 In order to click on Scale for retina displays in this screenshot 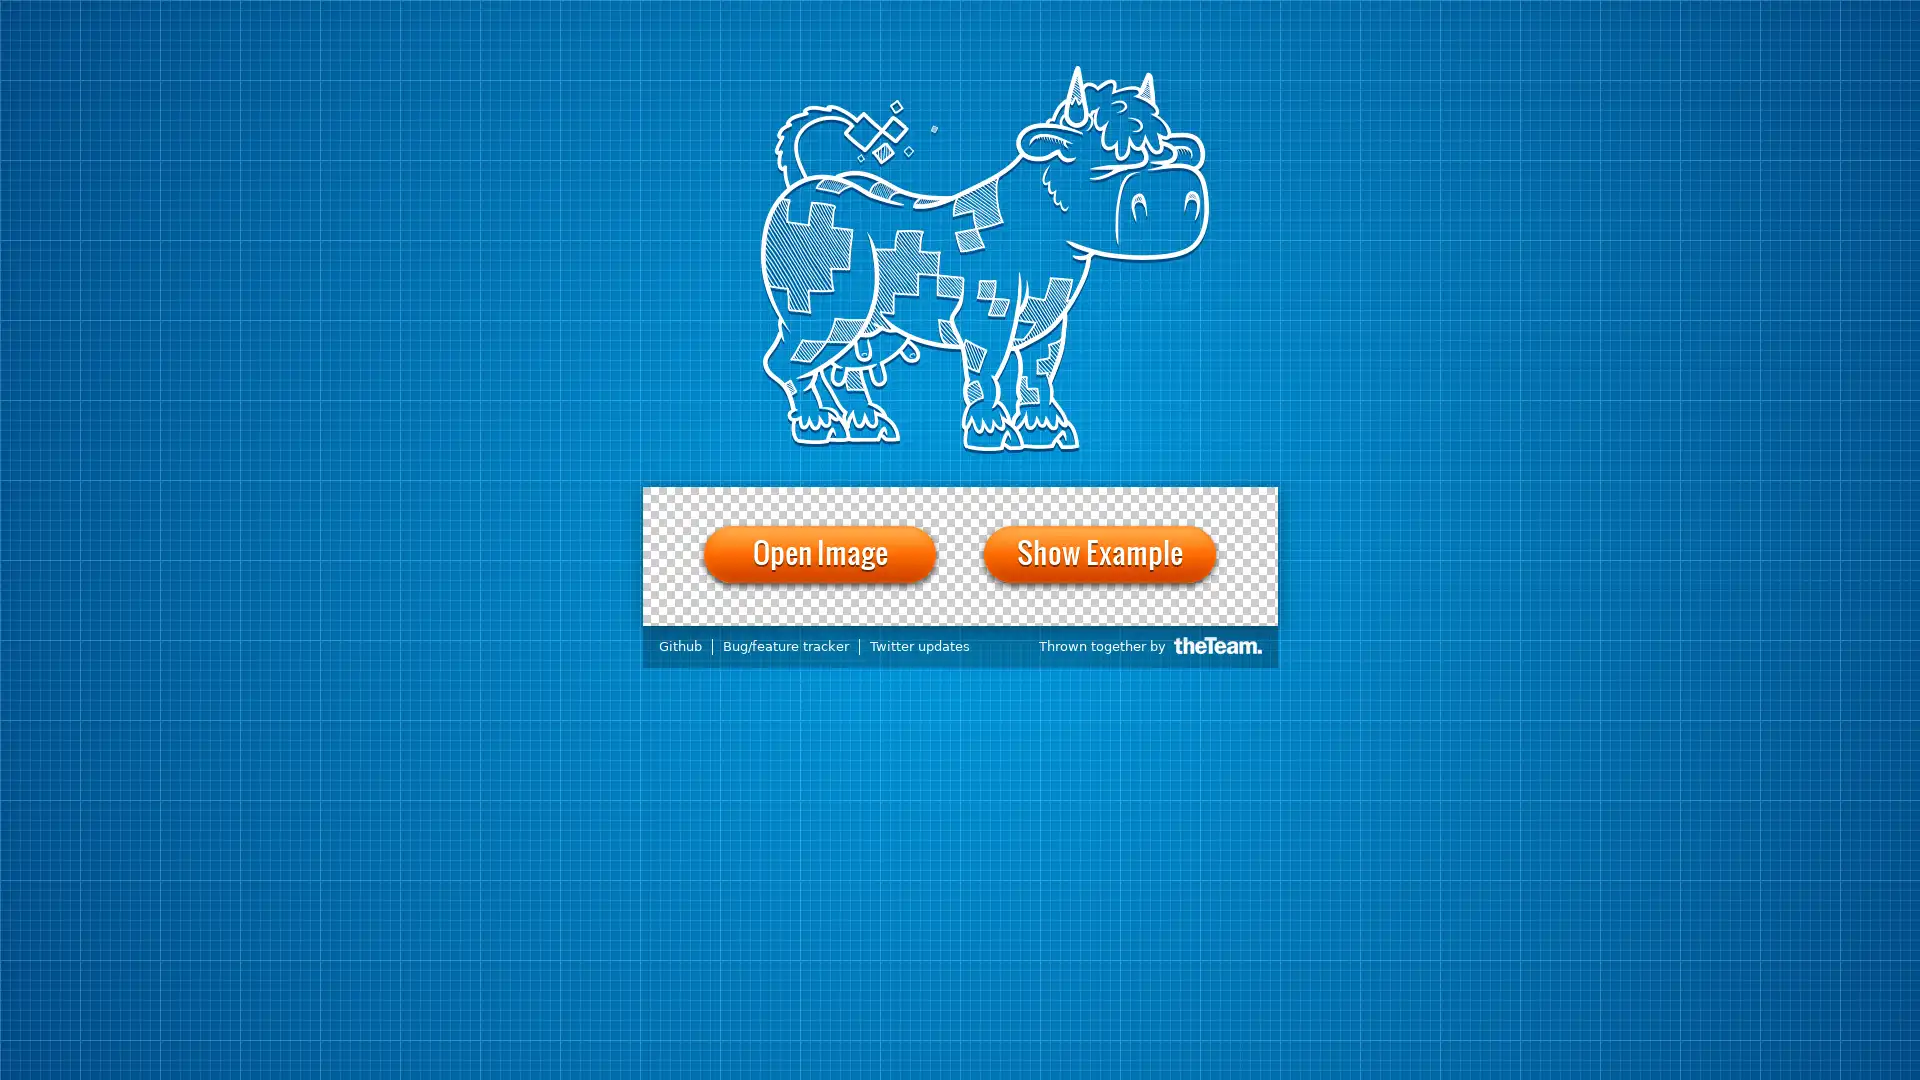, I will do `click(662, 639)`.